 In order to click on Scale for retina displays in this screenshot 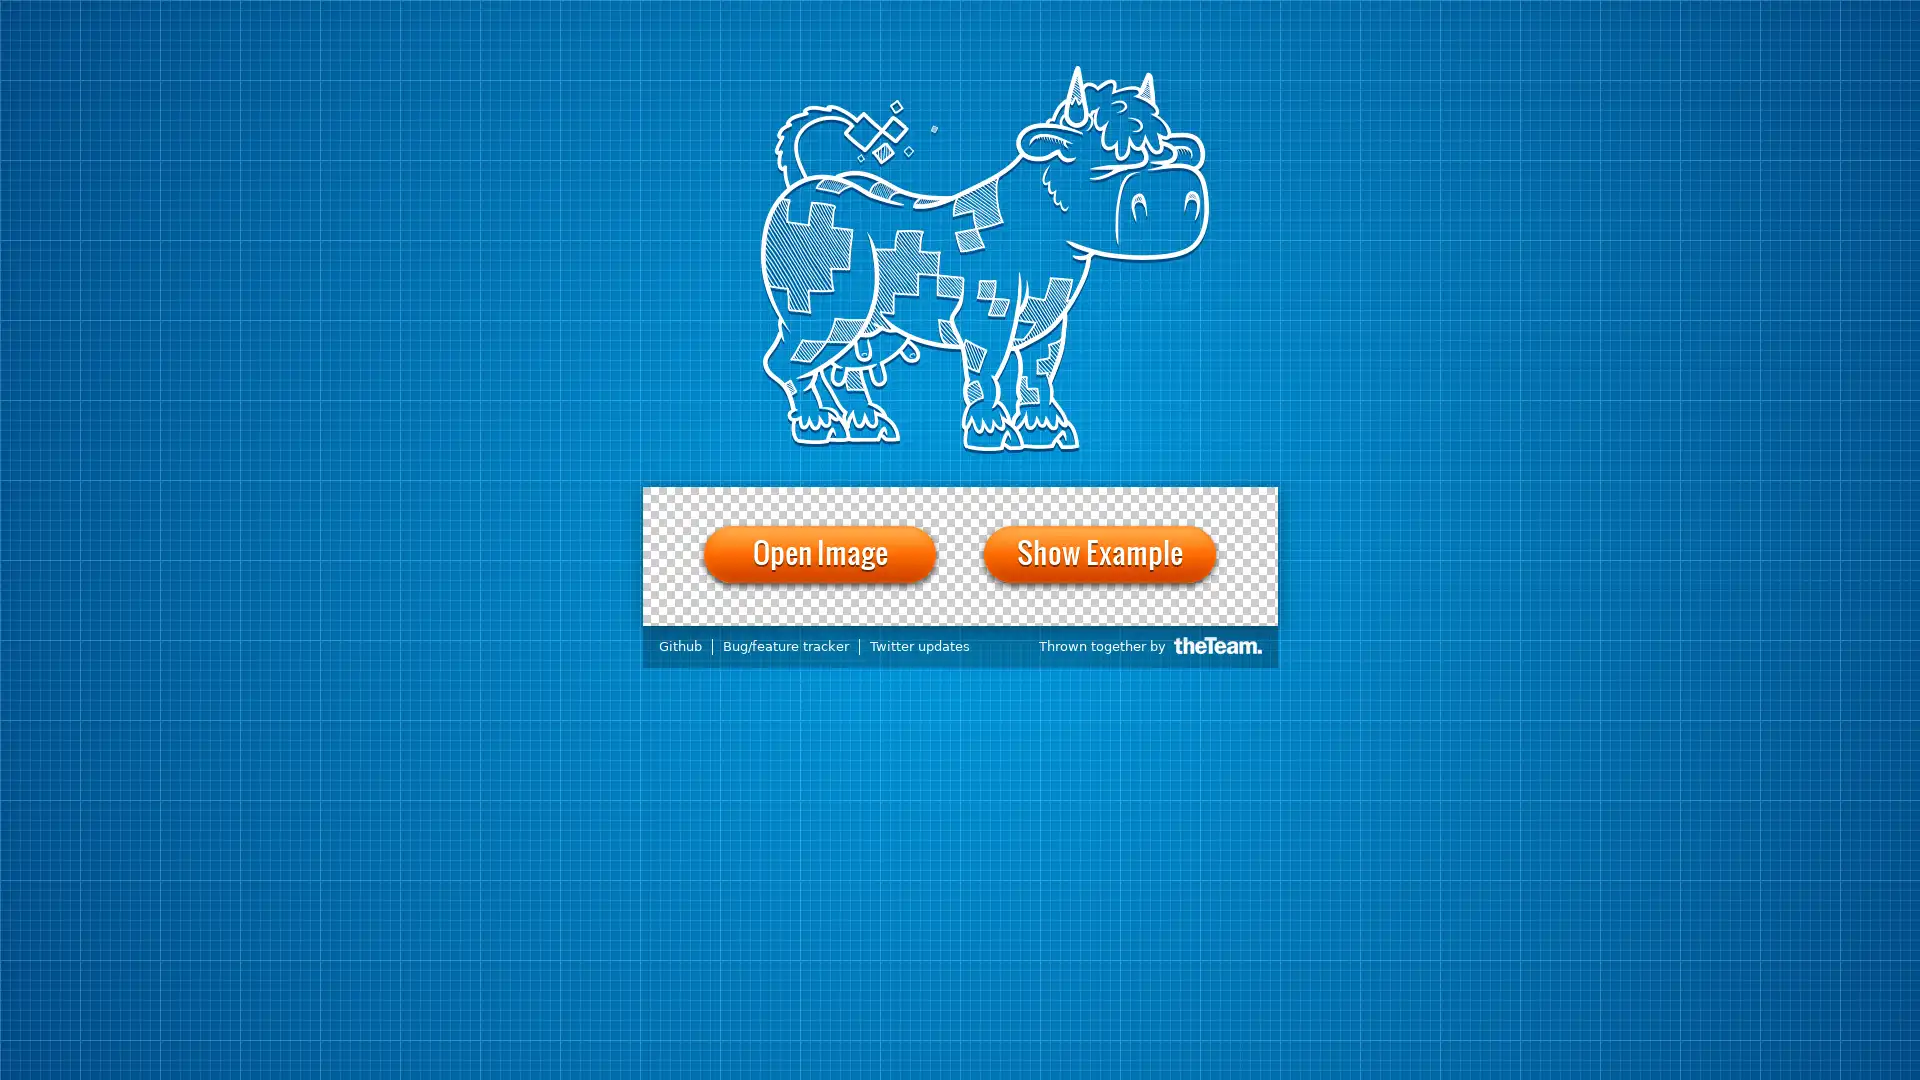, I will do `click(662, 639)`.